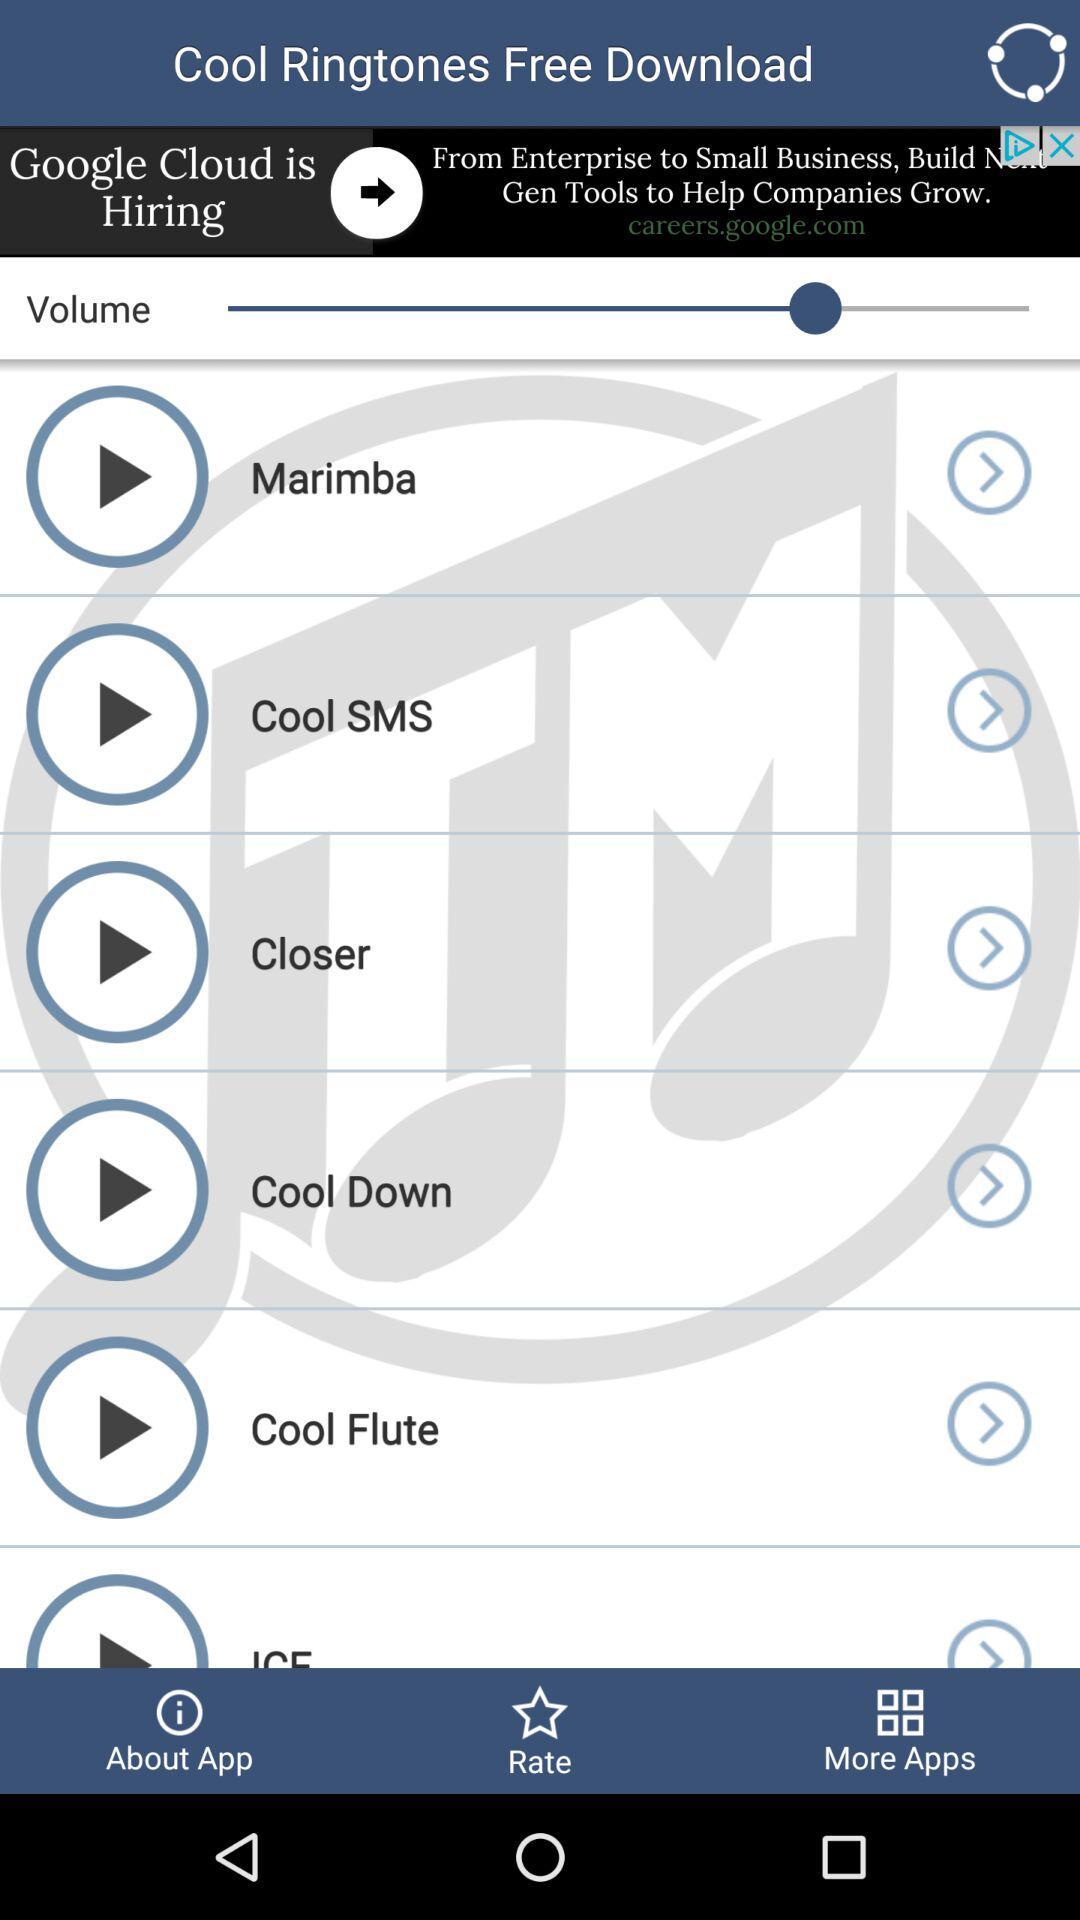 The image size is (1080, 1920). What do you see at coordinates (987, 1608) in the screenshot?
I see `open track info` at bounding box center [987, 1608].